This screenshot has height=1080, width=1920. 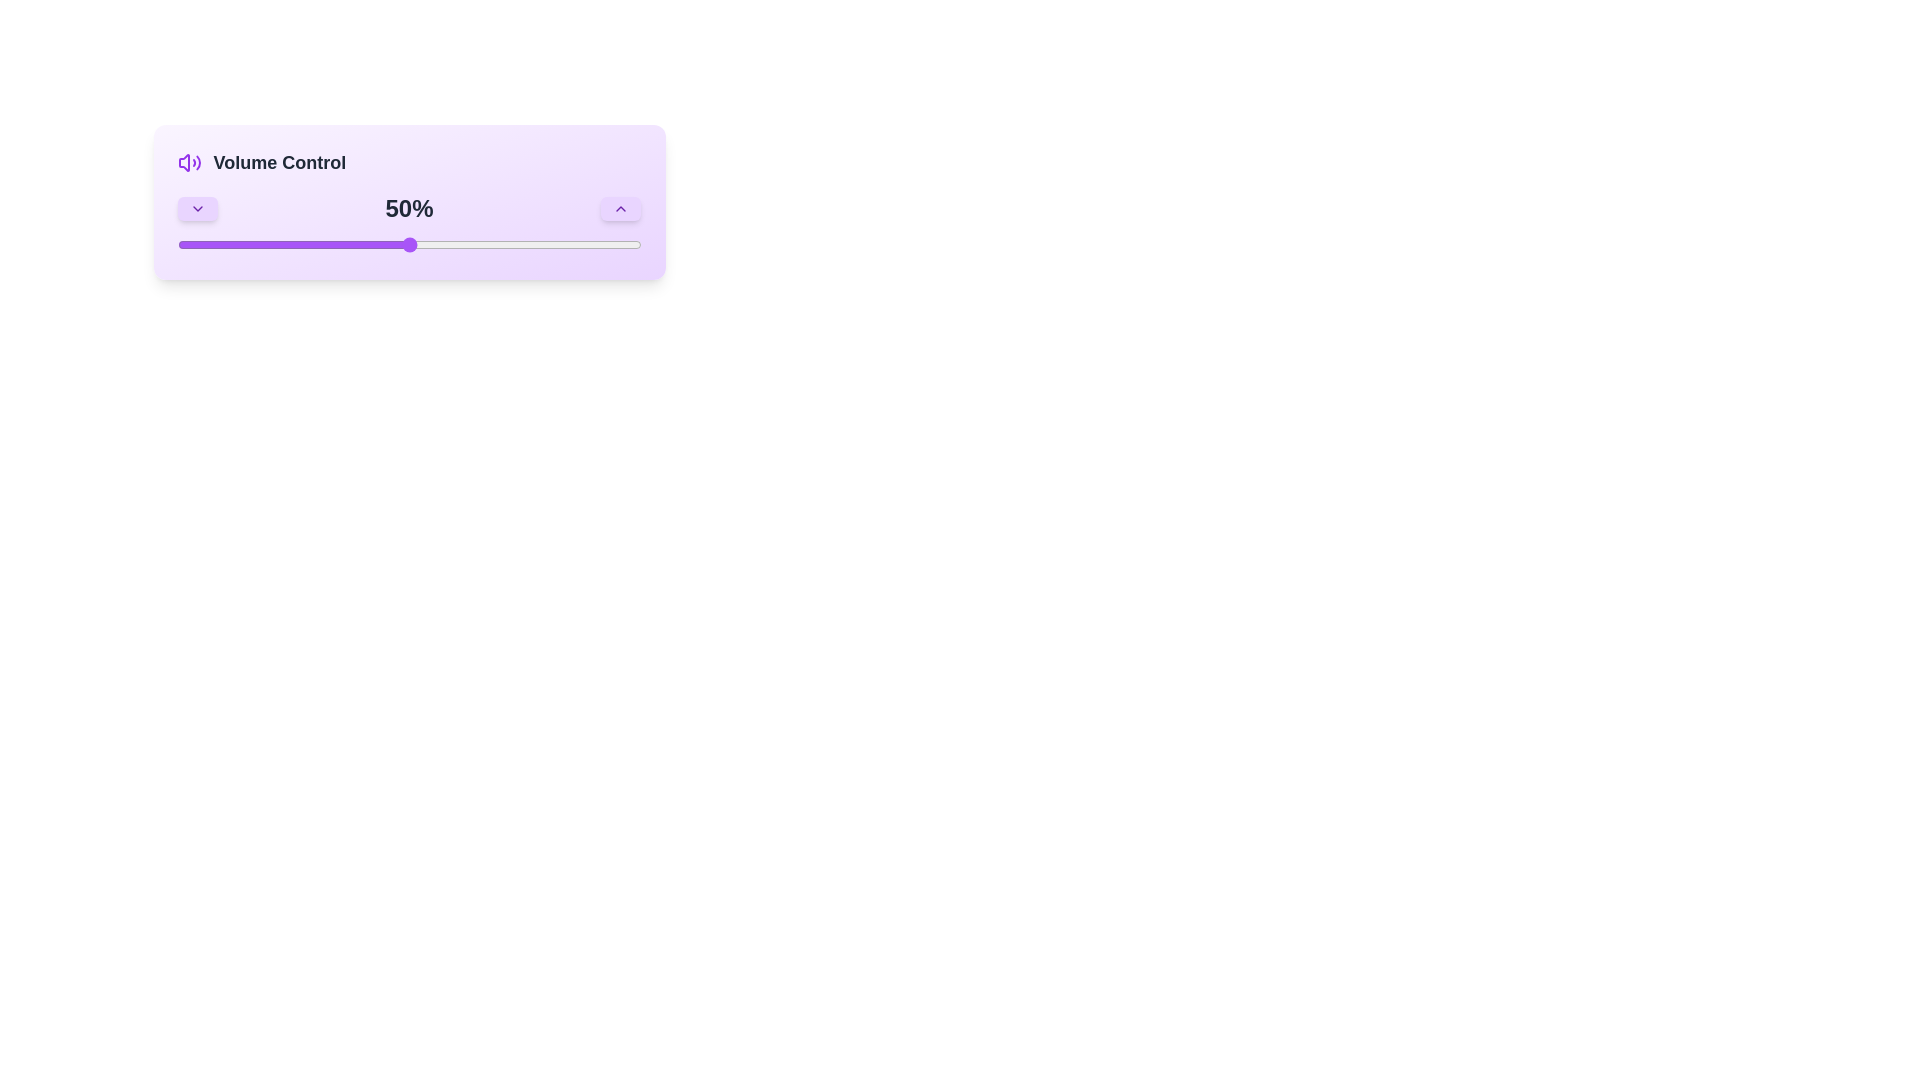 What do you see at coordinates (210, 244) in the screenshot?
I see `the volume slider` at bounding box center [210, 244].